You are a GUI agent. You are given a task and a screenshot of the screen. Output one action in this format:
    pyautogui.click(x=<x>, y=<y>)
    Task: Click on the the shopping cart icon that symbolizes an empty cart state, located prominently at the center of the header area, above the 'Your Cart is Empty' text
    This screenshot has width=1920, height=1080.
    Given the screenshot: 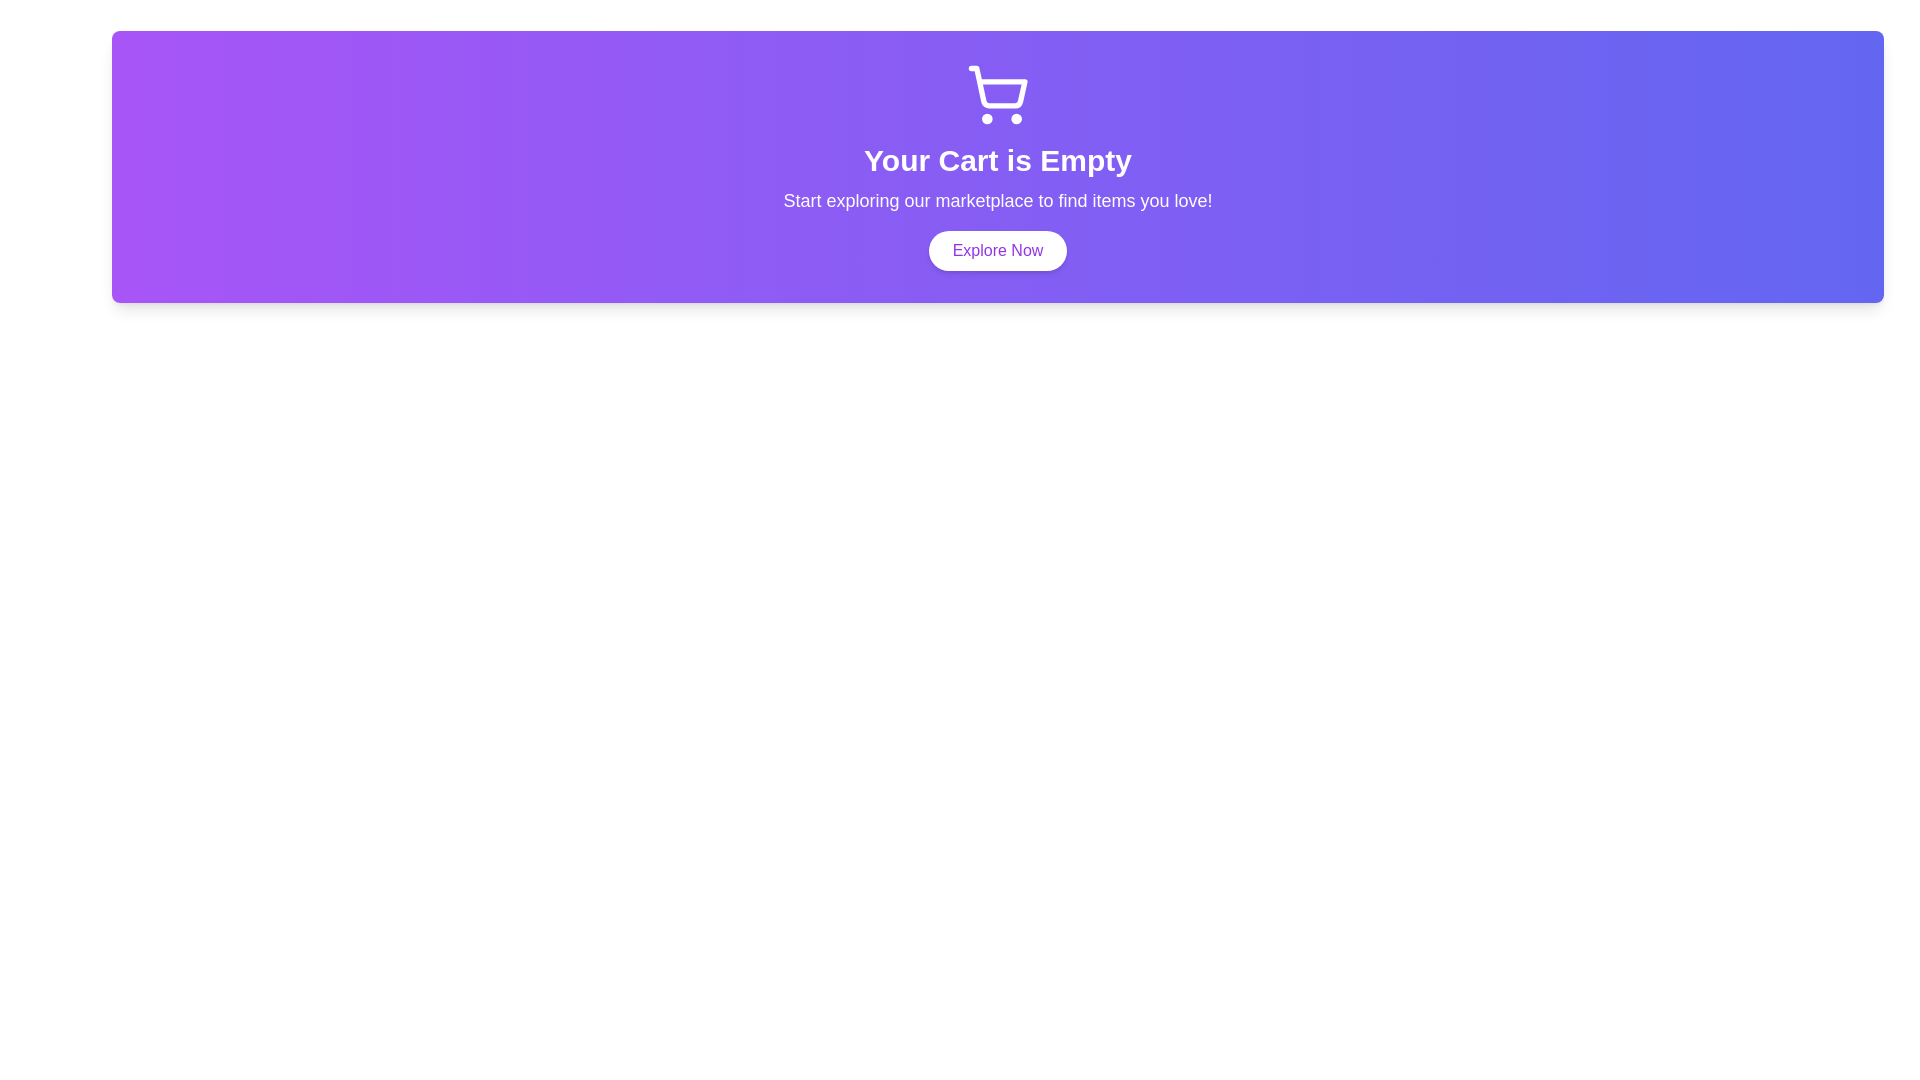 What is the action you would take?
    pyautogui.click(x=998, y=86)
    